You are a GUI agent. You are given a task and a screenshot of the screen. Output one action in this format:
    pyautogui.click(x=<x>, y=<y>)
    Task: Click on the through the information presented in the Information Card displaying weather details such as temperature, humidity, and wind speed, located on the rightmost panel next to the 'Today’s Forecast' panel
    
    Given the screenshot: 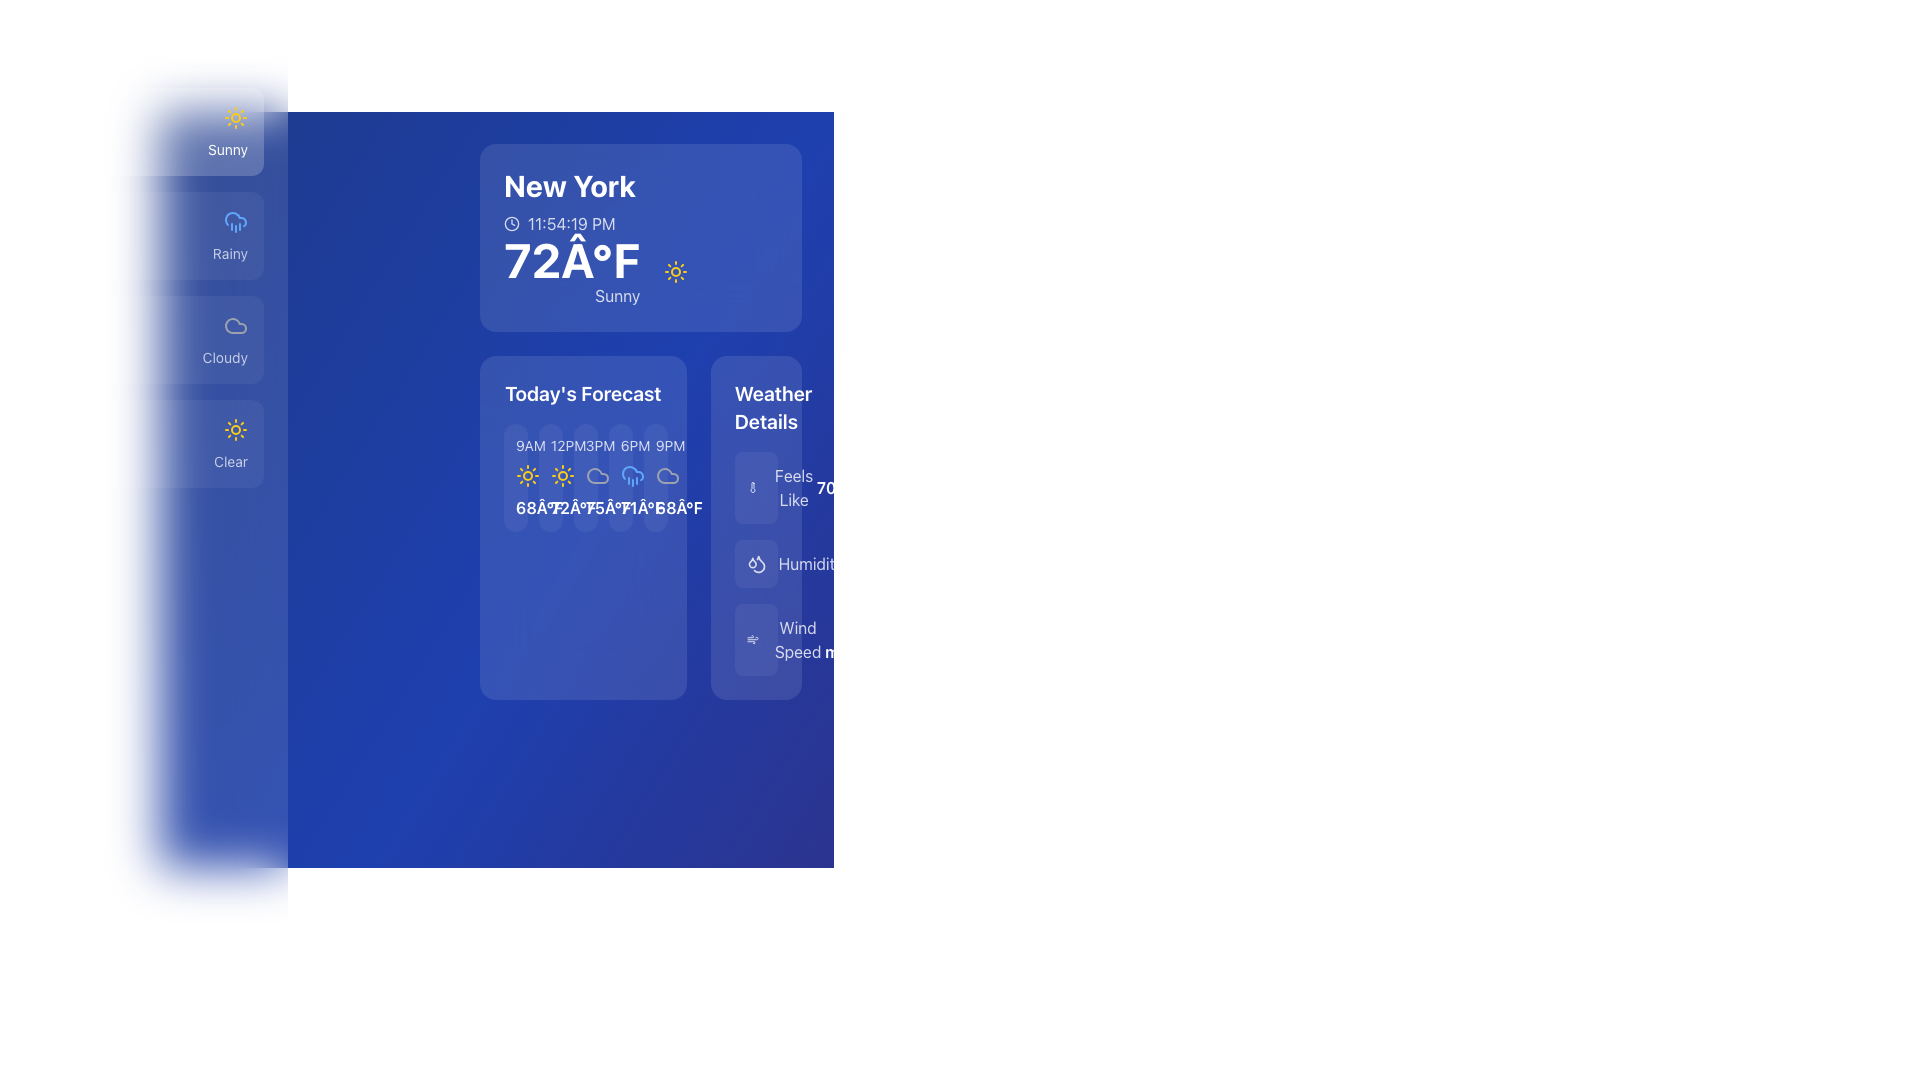 What is the action you would take?
    pyautogui.click(x=755, y=527)
    